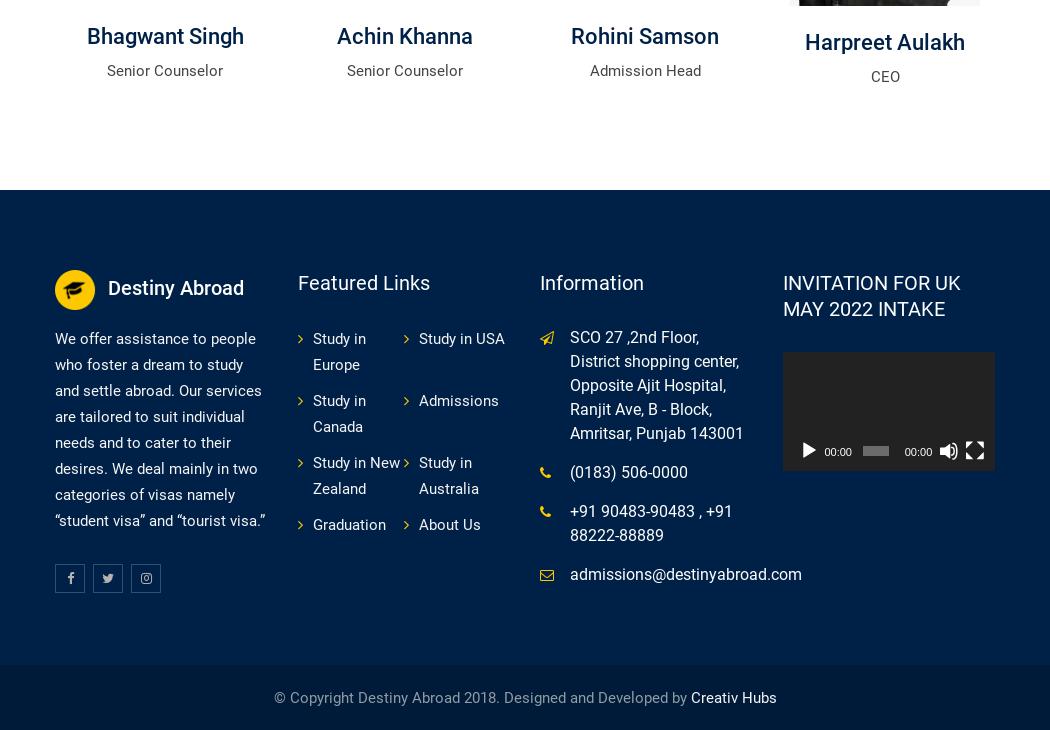 The image size is (1050, 730). I want to click on '+91 90483-90483 , +91 88222-88889', so click(650, 521).